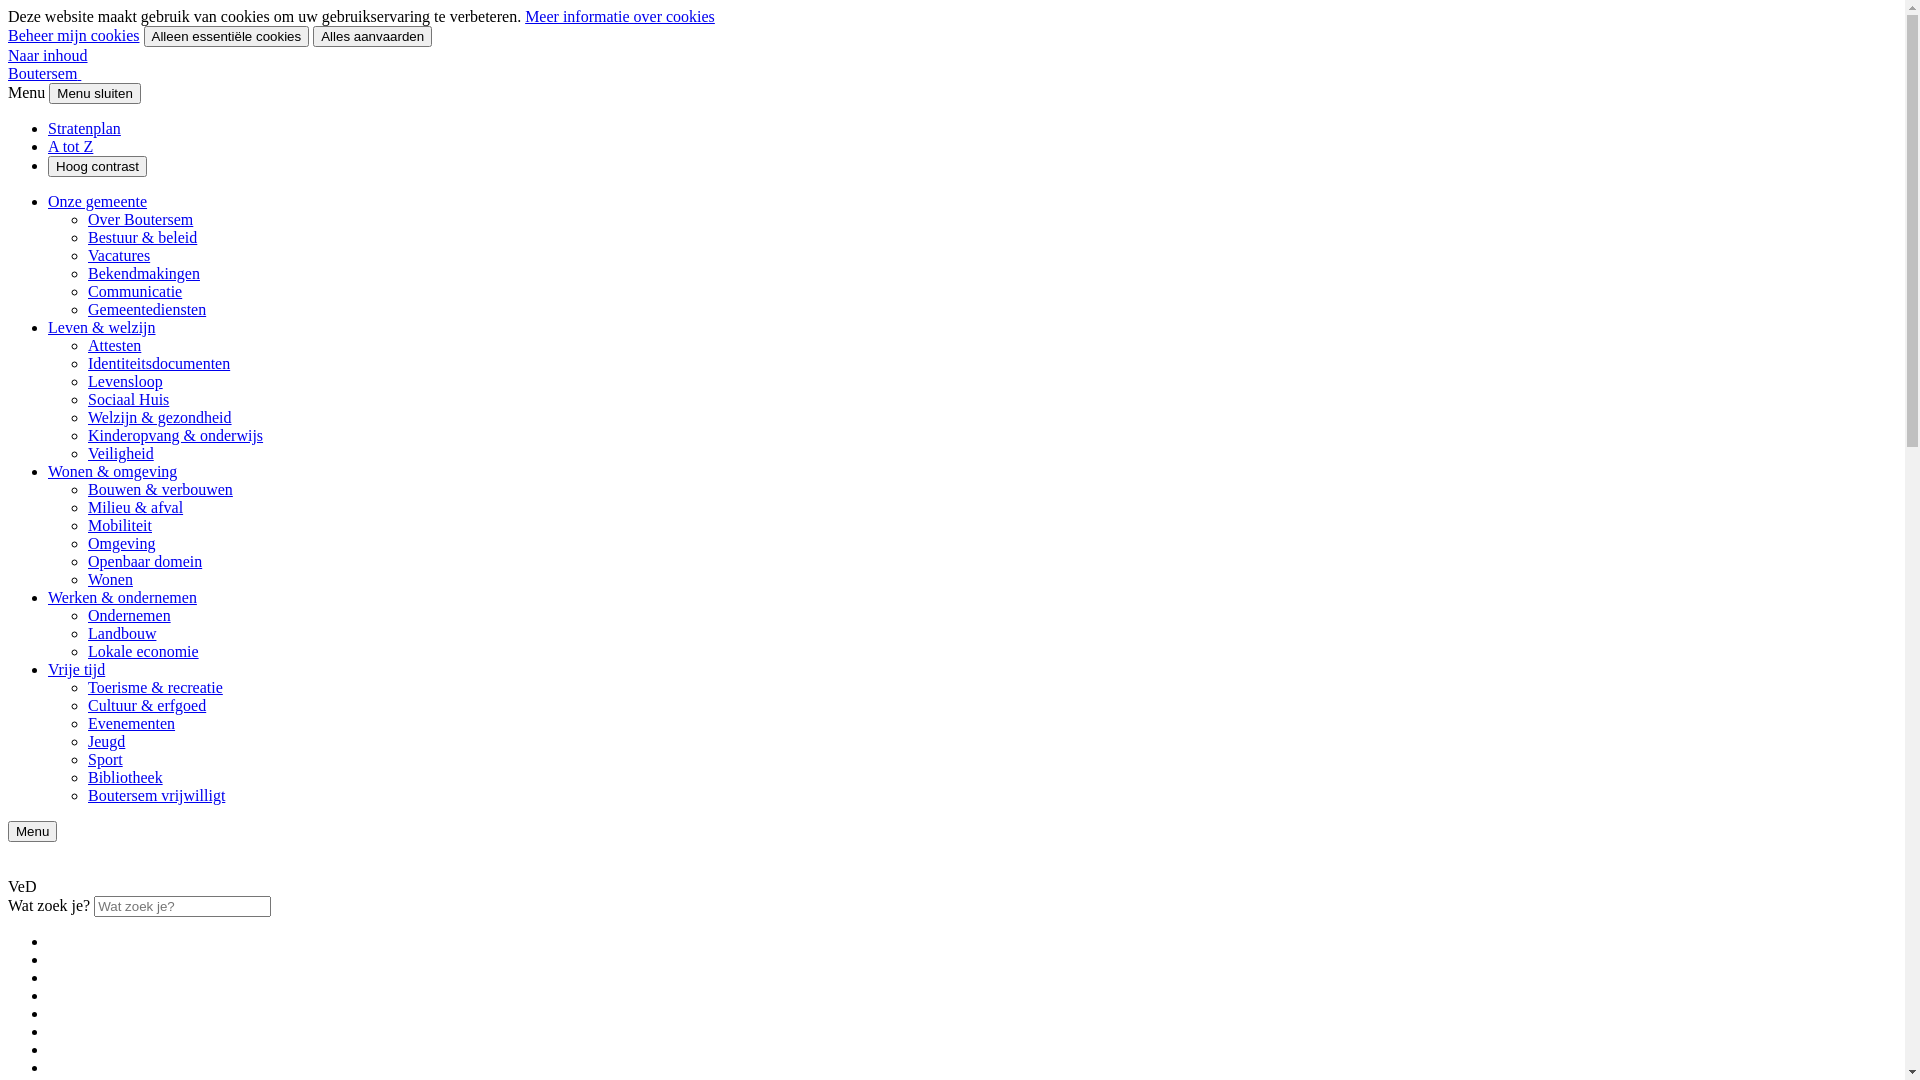 Image resolution: width=1920 pixels, height=1080 pixels. I want to click on 'Werken & ondernemen', so click(121, 596).